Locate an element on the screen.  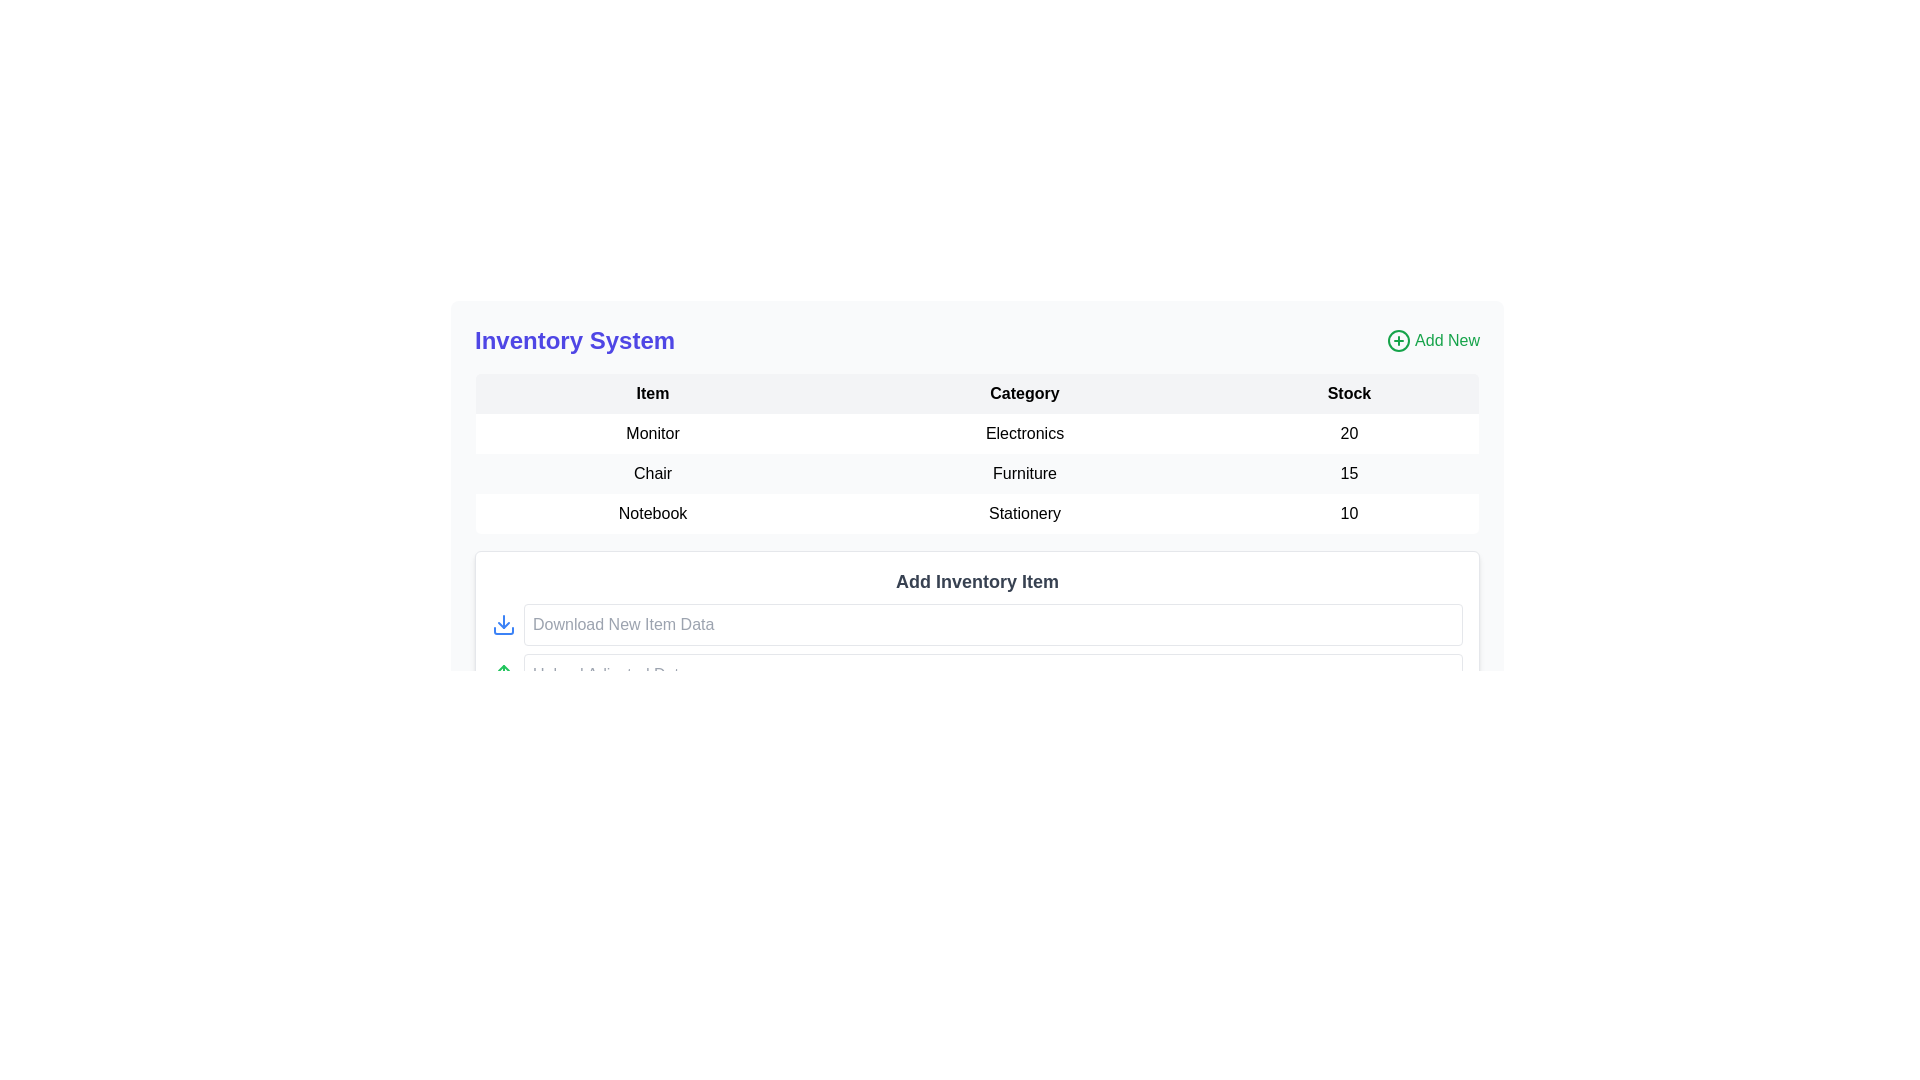
the text label that reads 'Add Inventory Item', which is displayed in bold and dark gray color, located in the center of a bordered and rounded rectangular section below the inventory list is located at coordinates (977, 582).